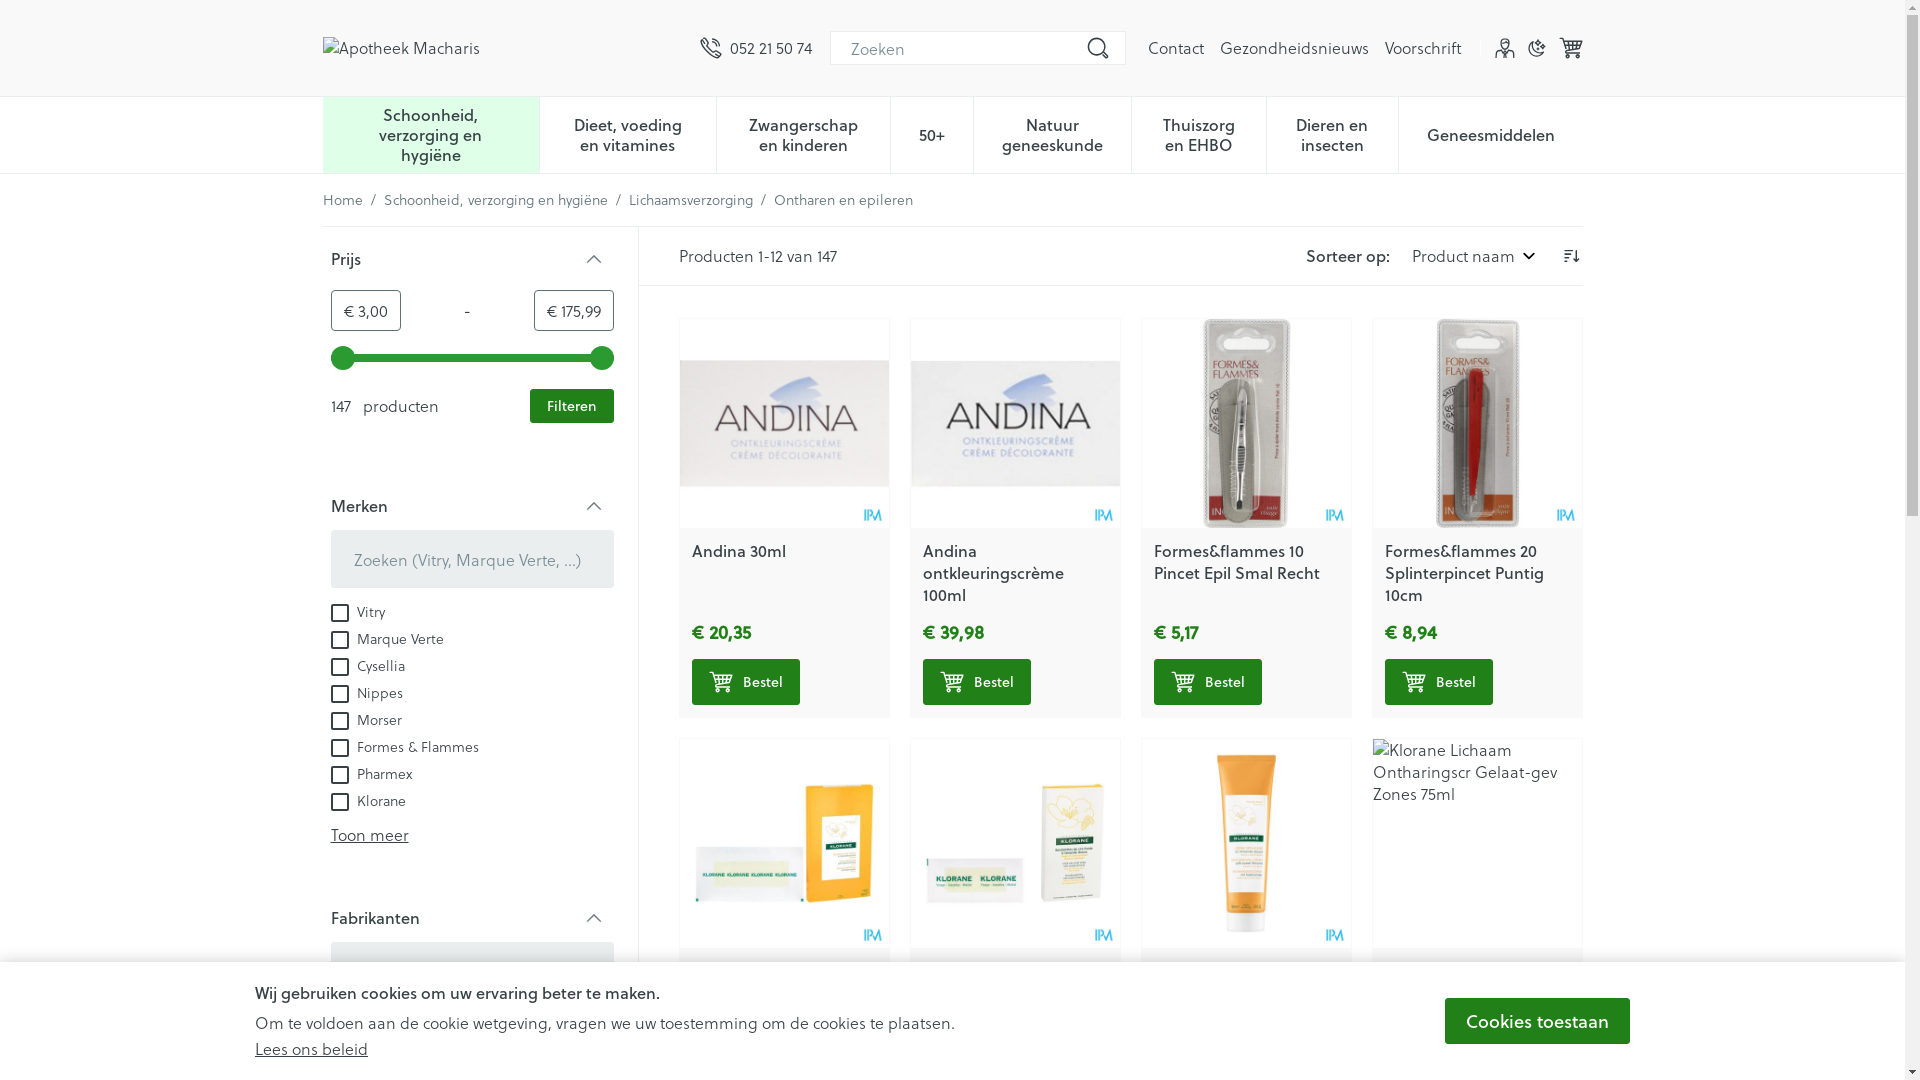 This screenshot has width=1920, height=1080. Describe the element at coordinates (1176, 46) in the screenshot. I see `'Contact'` at that location.